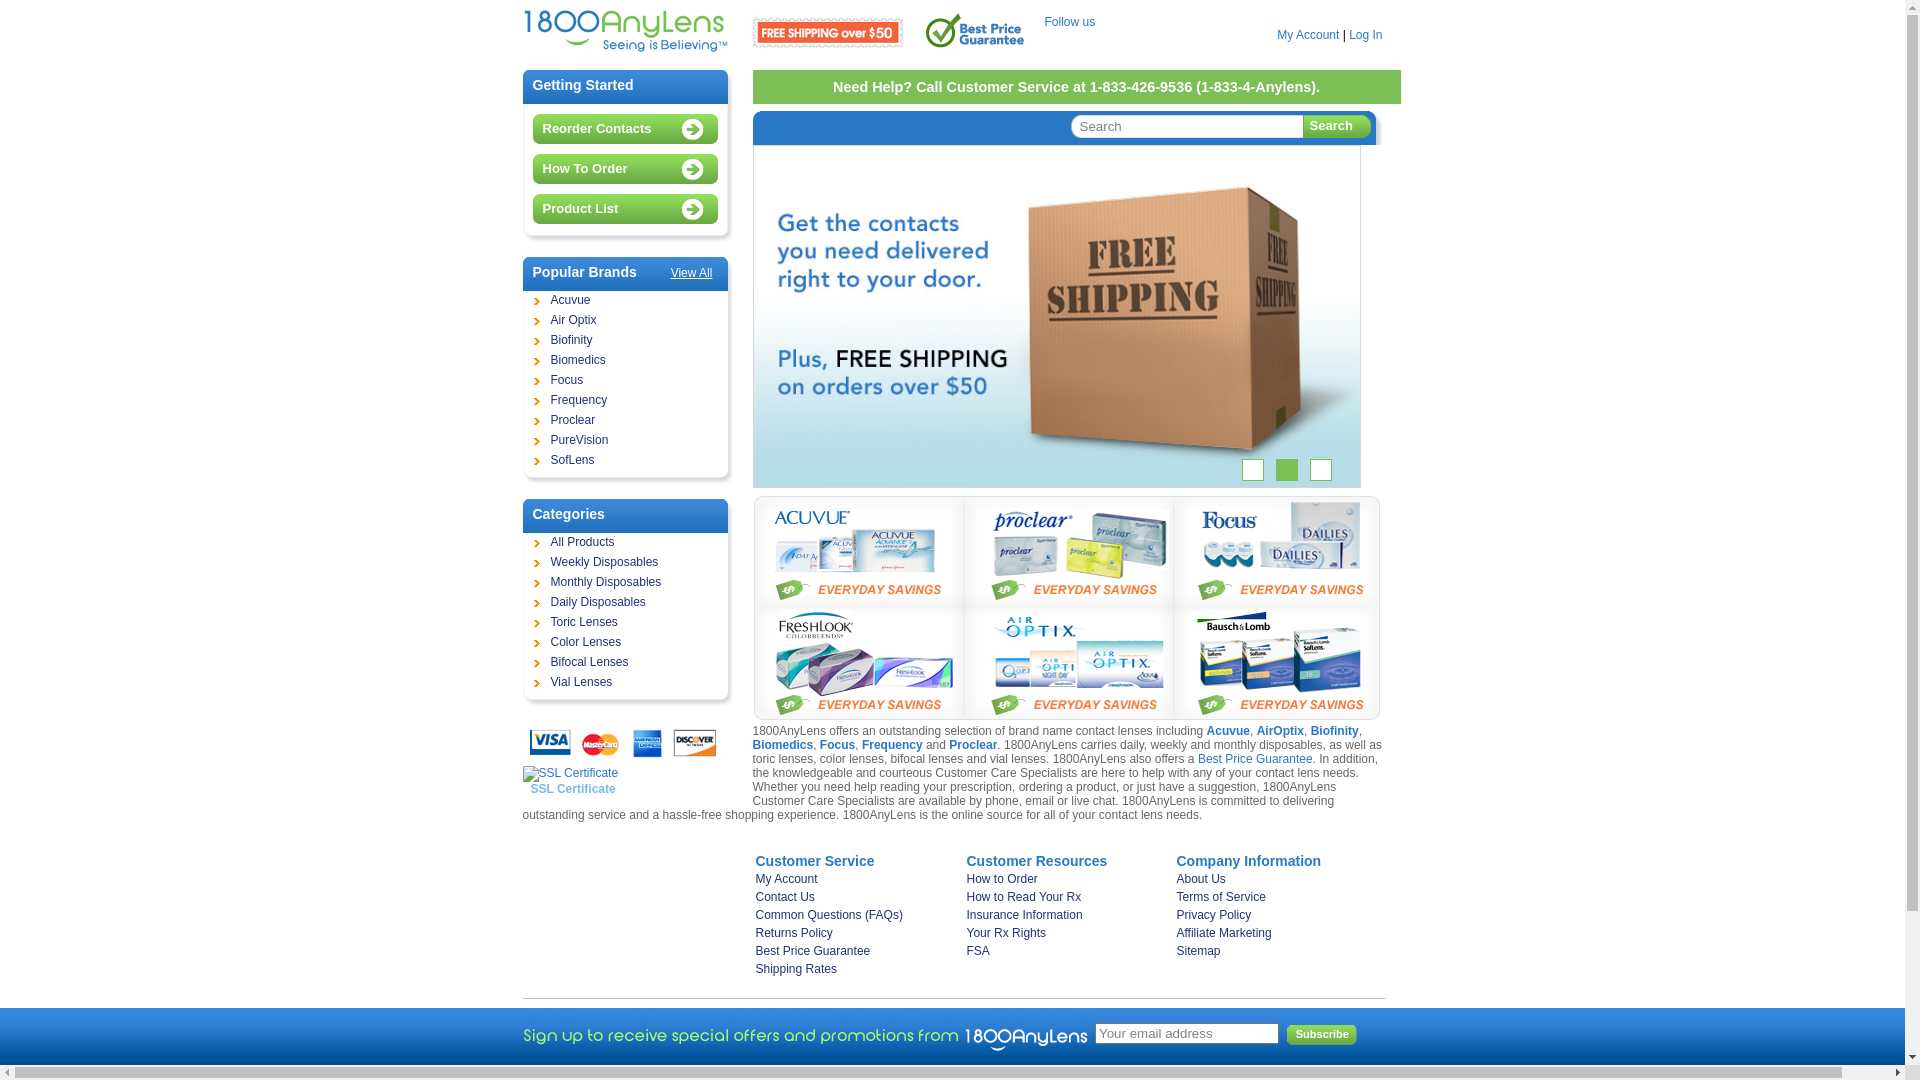 Image resolution: width=1920 pixels, height=1080 pixels. Describe the element at coordinates (1272, 896) in the screenshot. I see `'Terms of Service'` at that location.